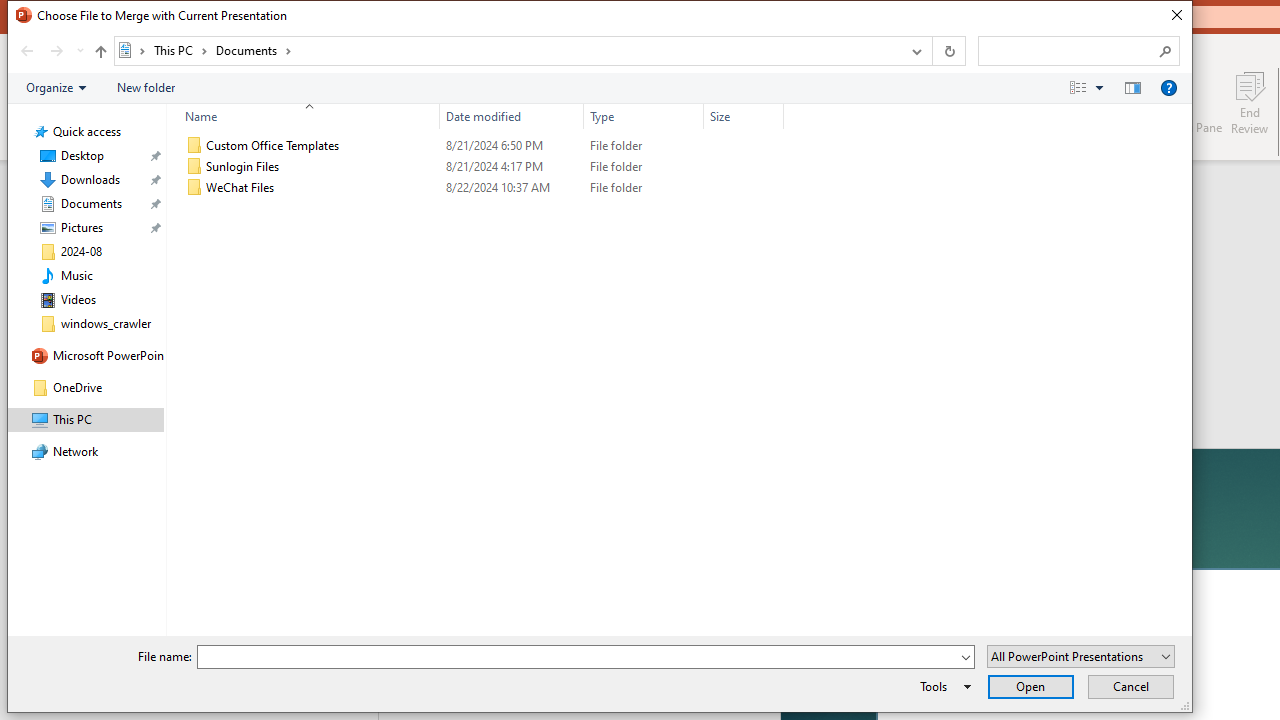 The image size is (1280, 720). Describe the element at coordinates (598, 87) in the screenshot. I see `'Command Module'` at that location.